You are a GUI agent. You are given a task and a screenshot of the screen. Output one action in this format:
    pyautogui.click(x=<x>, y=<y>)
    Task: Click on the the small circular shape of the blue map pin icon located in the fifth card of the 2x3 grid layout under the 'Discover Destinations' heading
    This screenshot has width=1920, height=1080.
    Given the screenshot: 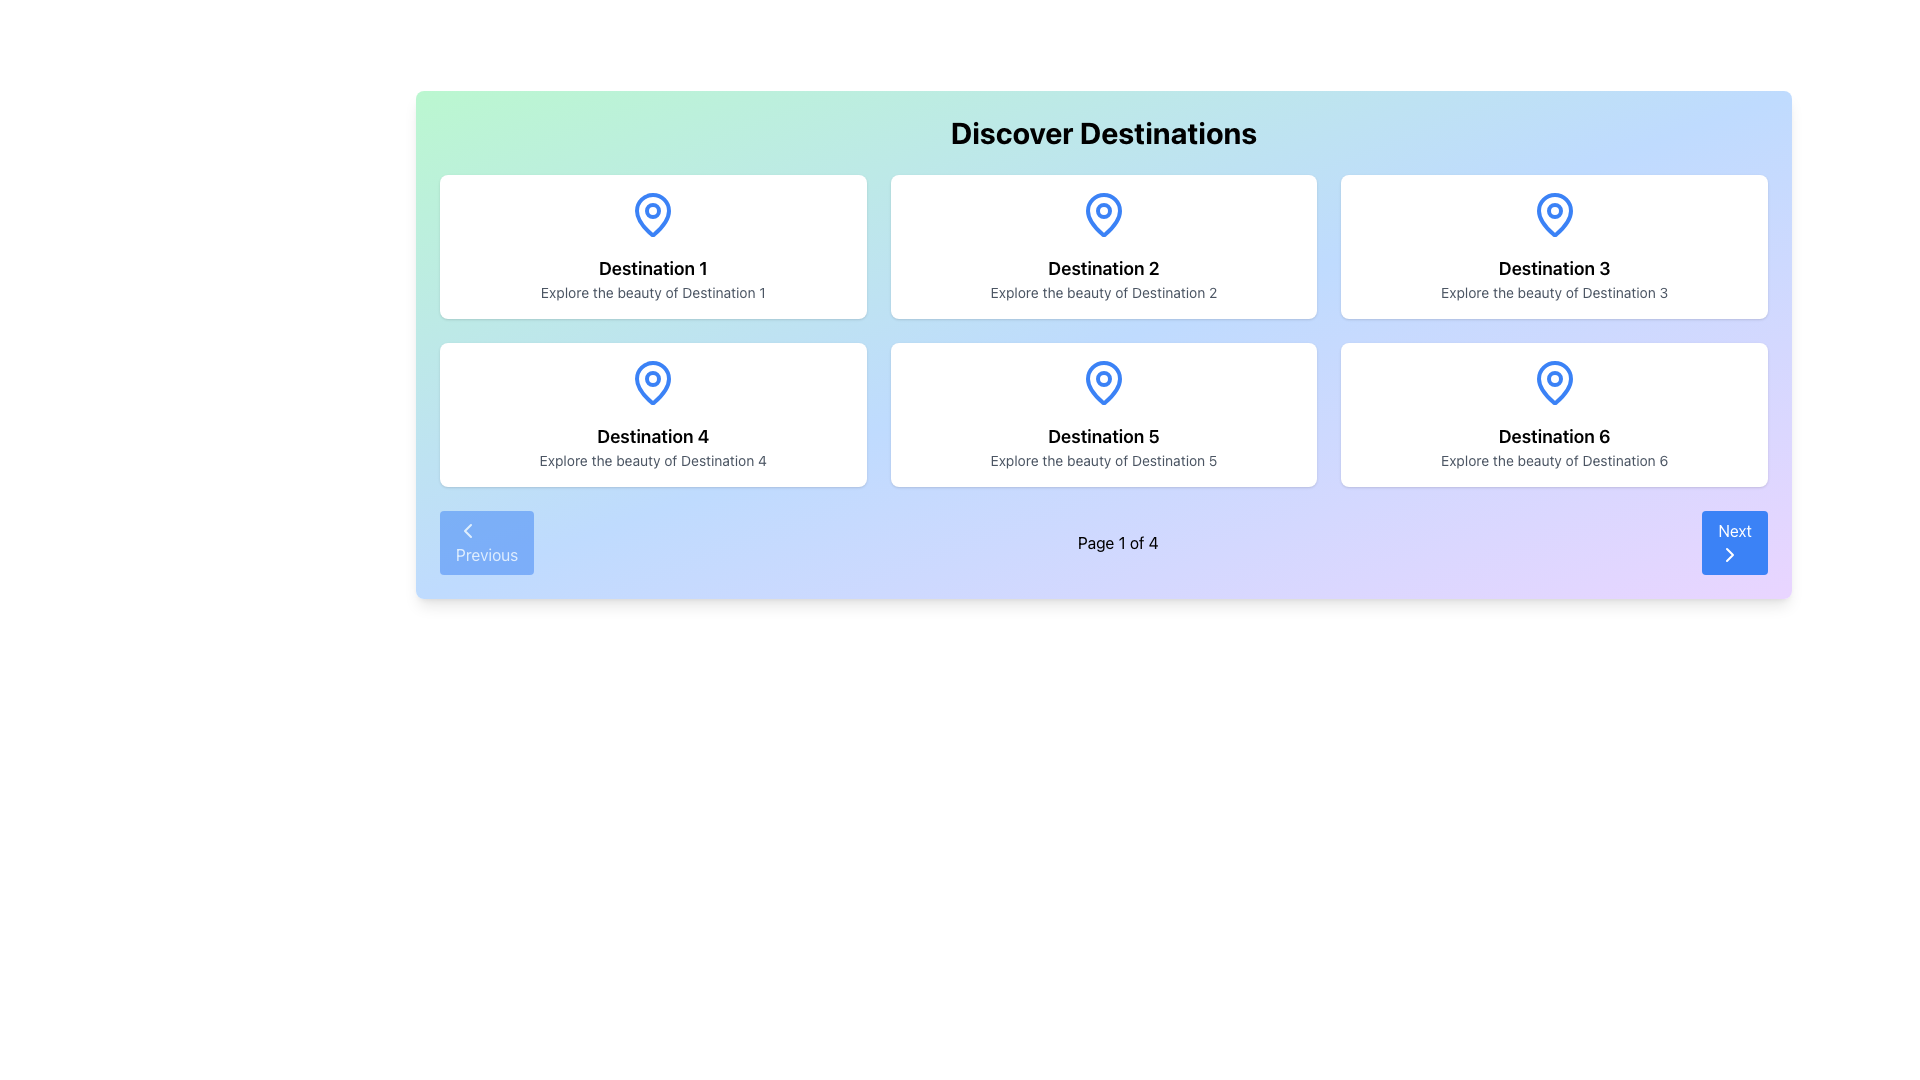 What is the action you would take?
    pyautogui.click(x=1103, y=378)
    